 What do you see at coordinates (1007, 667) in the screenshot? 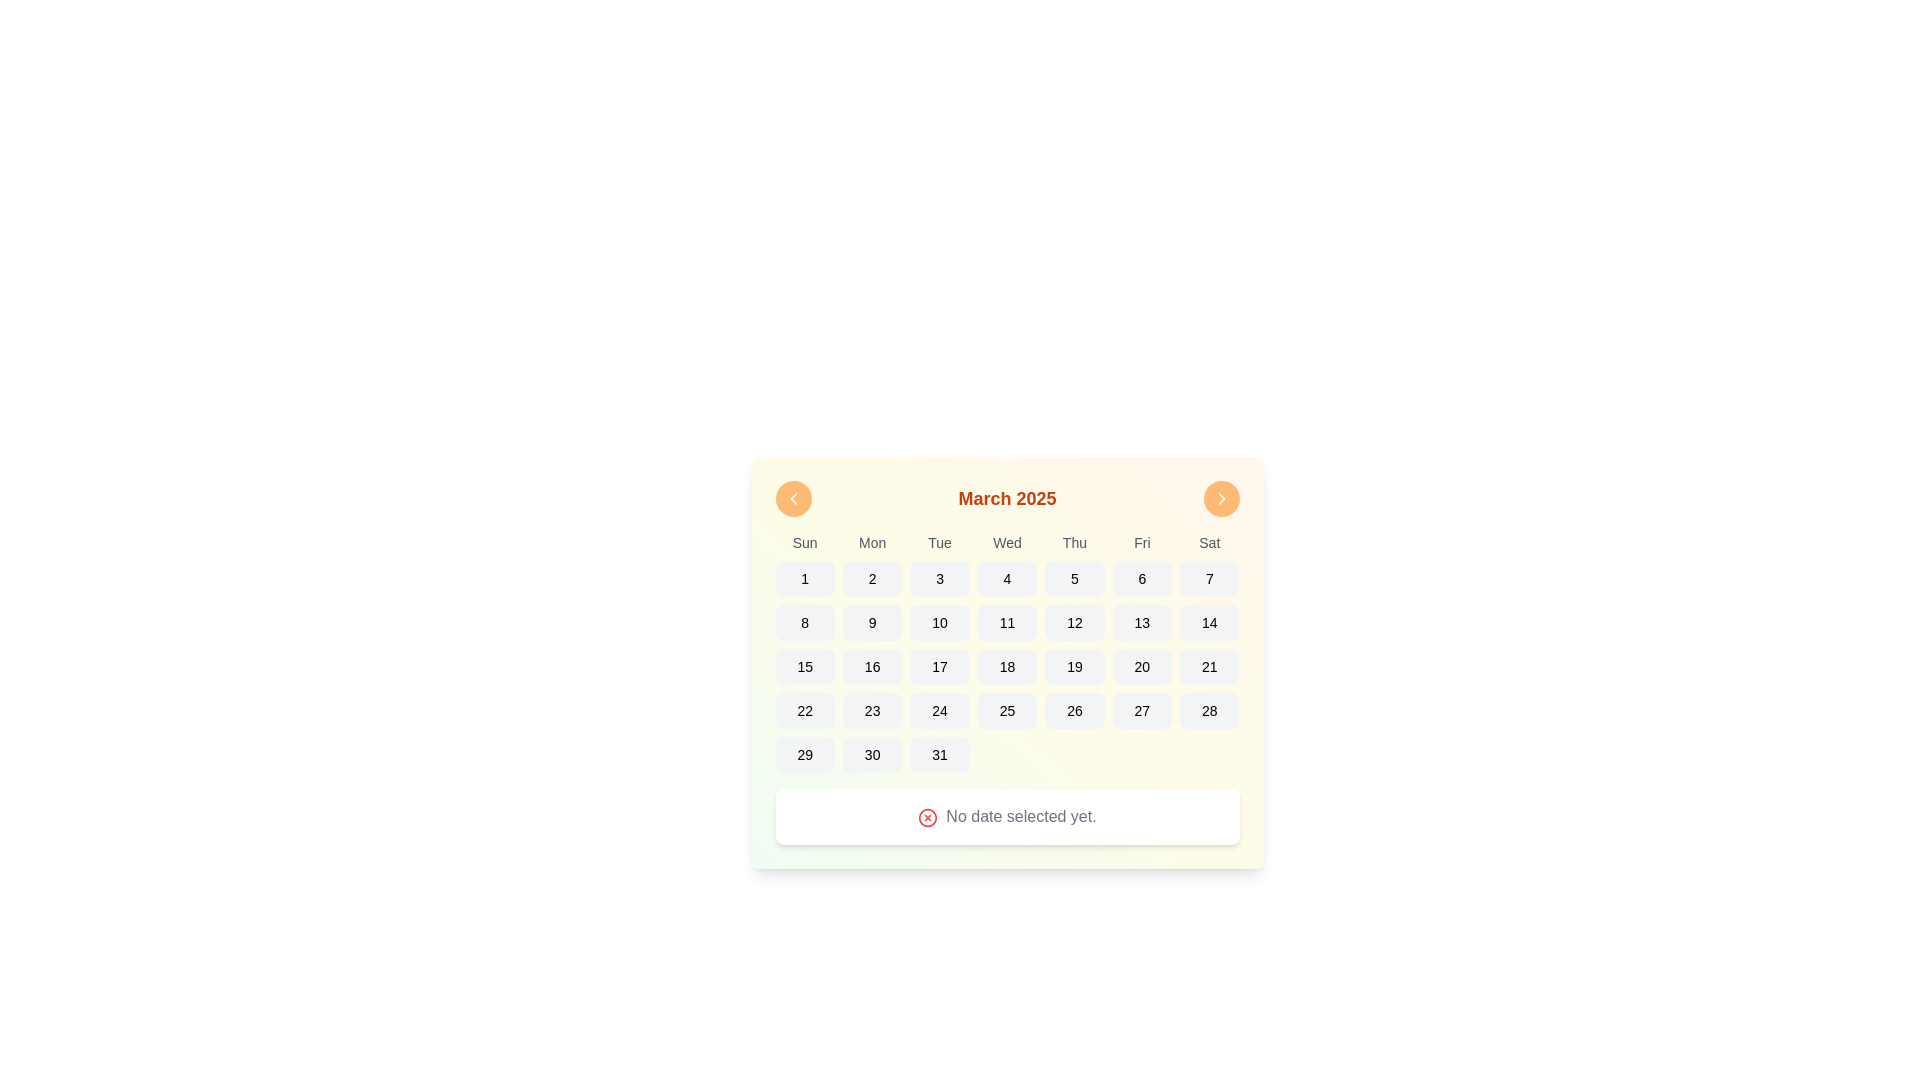
I see `the button displaying the number '18' in the calendar grid` at bounding box center [1007, 667].